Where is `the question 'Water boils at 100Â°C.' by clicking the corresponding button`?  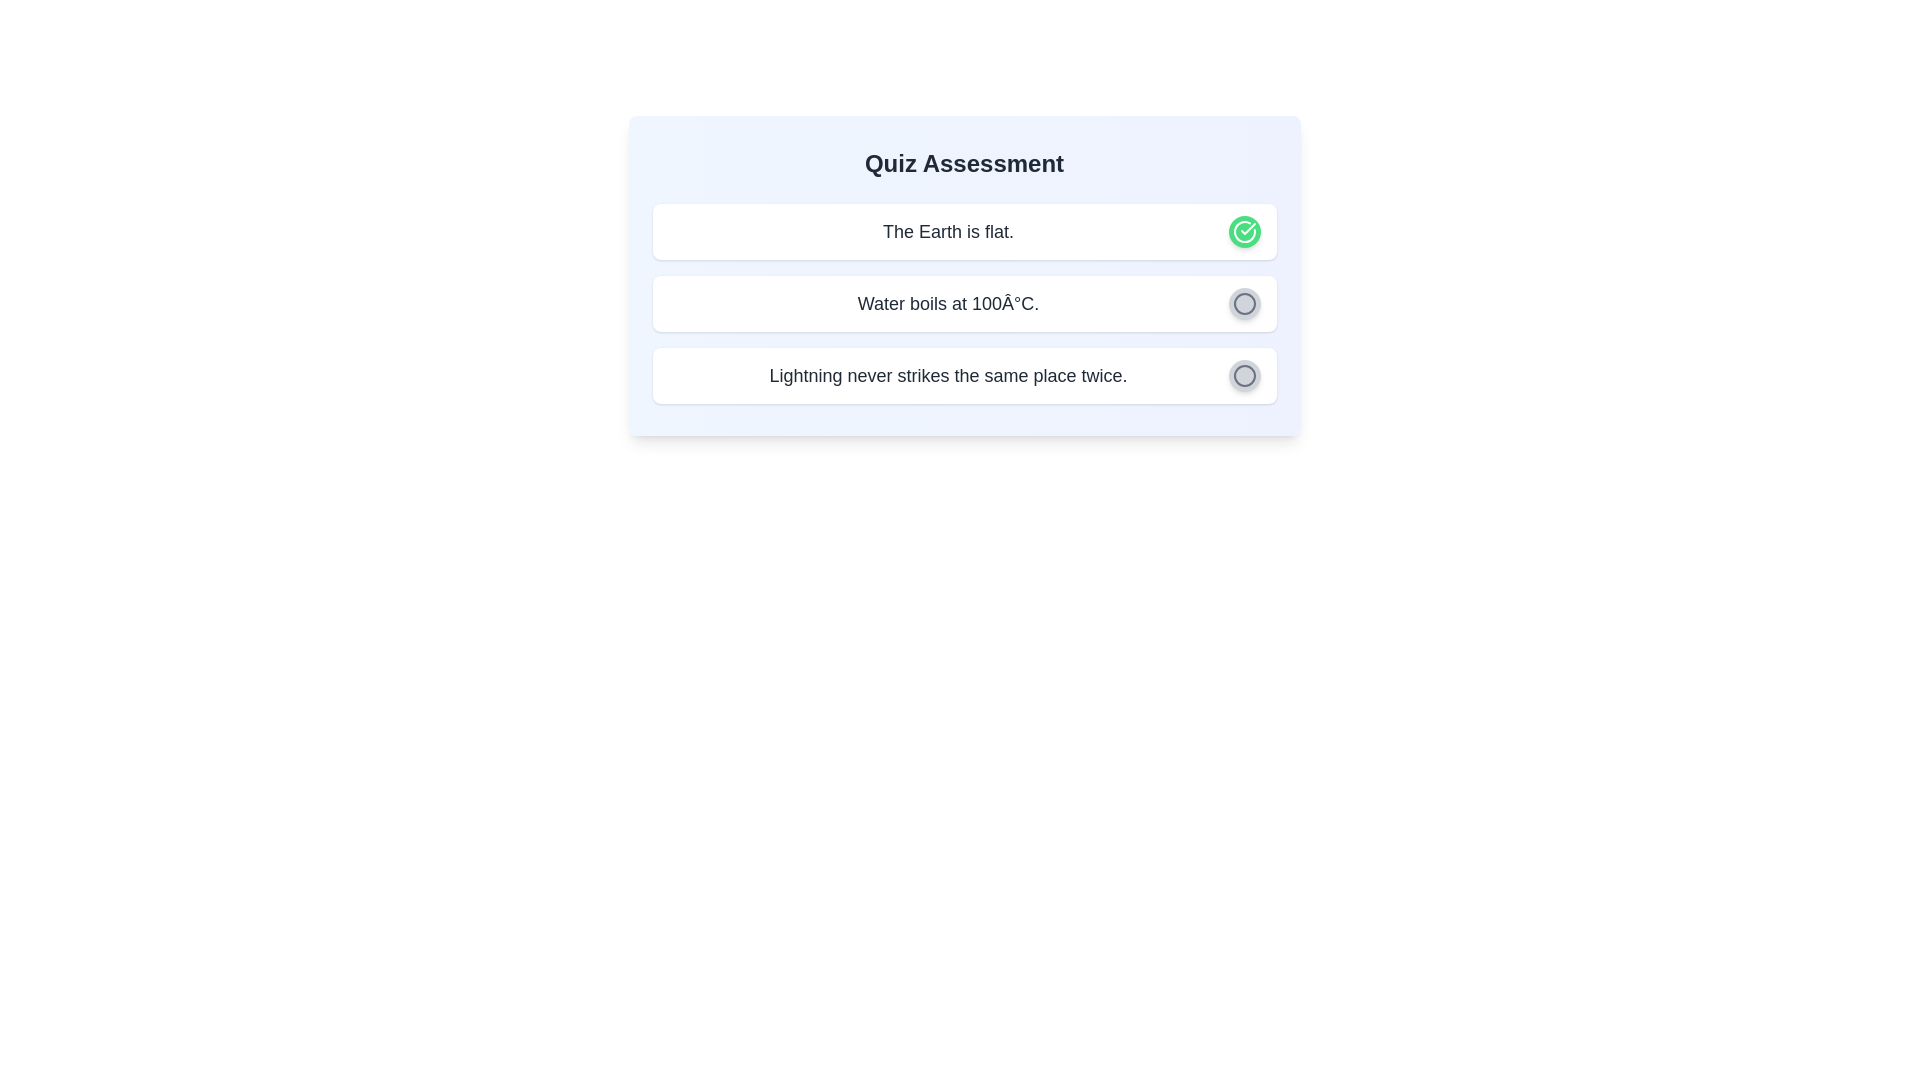 the question 'Water boils at 100Â°C.' by clicking the corresponding button is located at coordinates (1243, 304).